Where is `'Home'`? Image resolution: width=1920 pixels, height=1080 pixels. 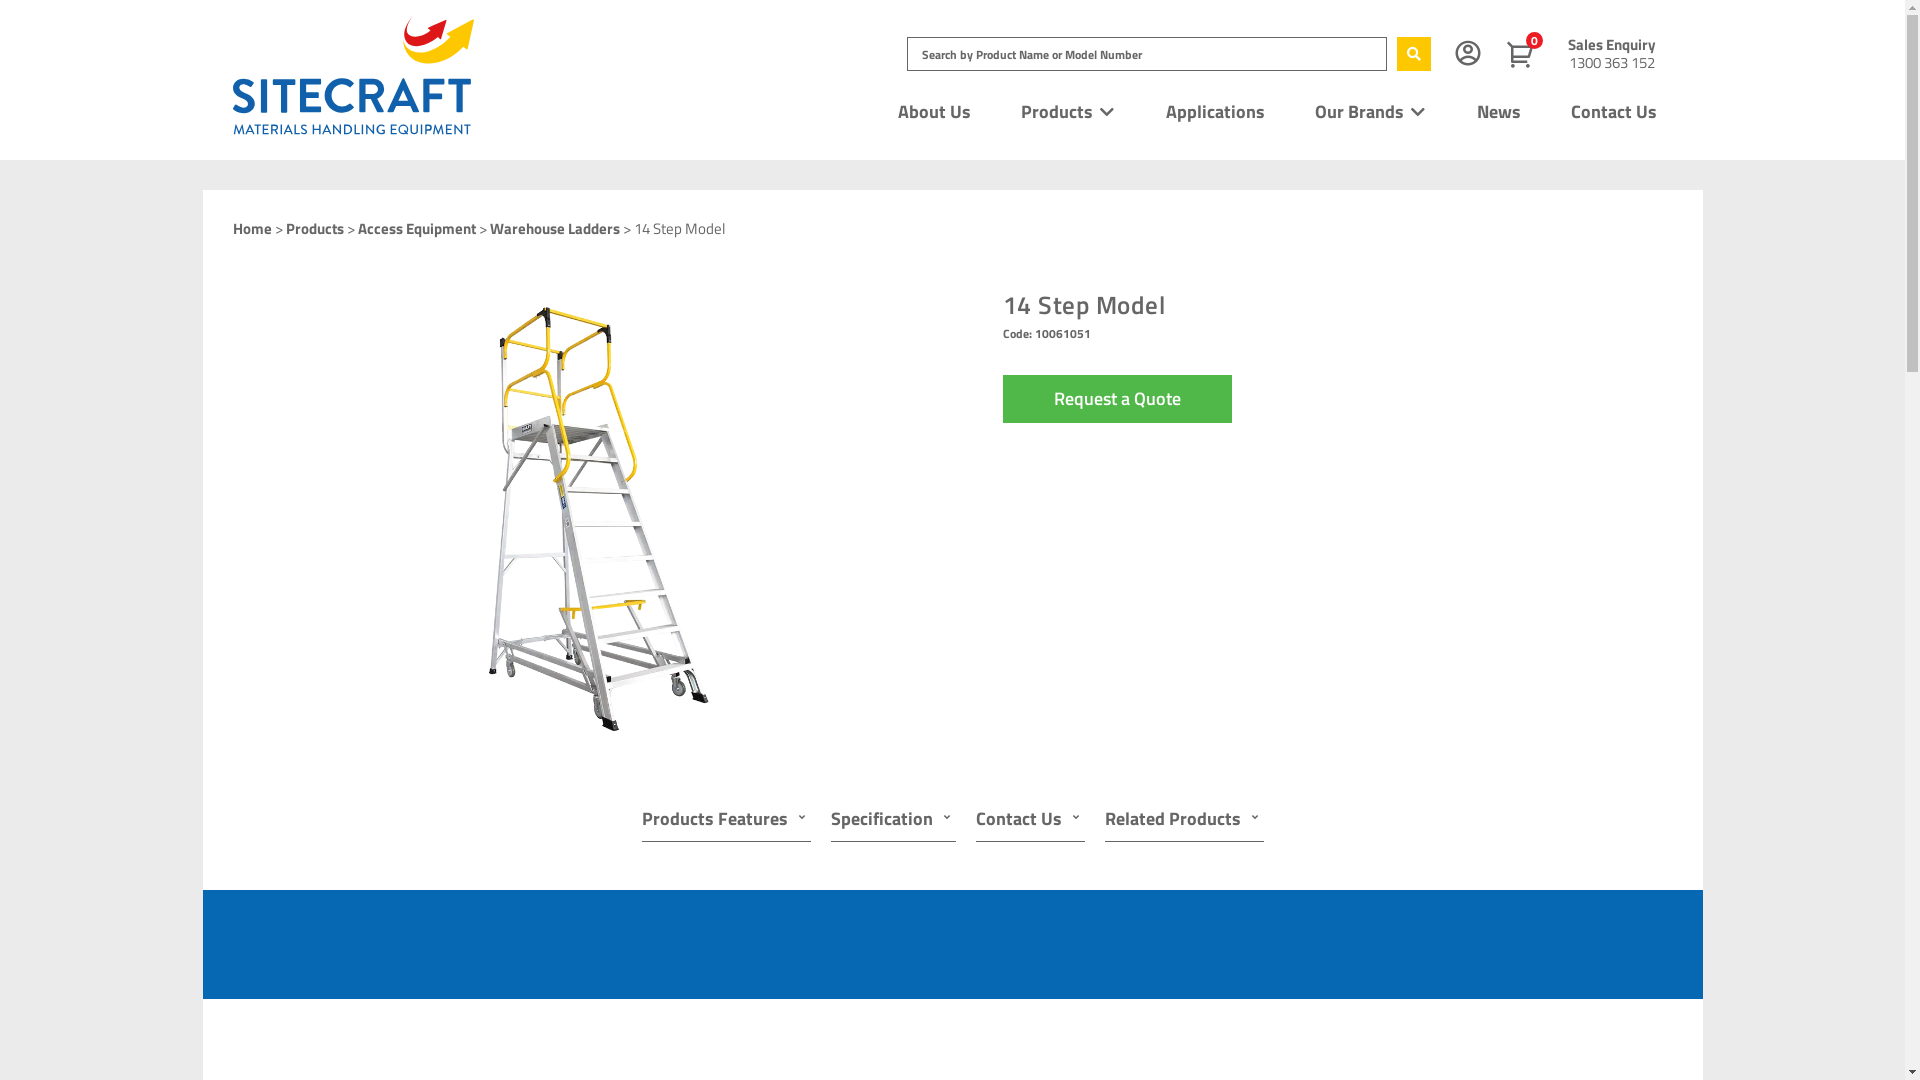 'Home' is located at coordinates (250, 227).